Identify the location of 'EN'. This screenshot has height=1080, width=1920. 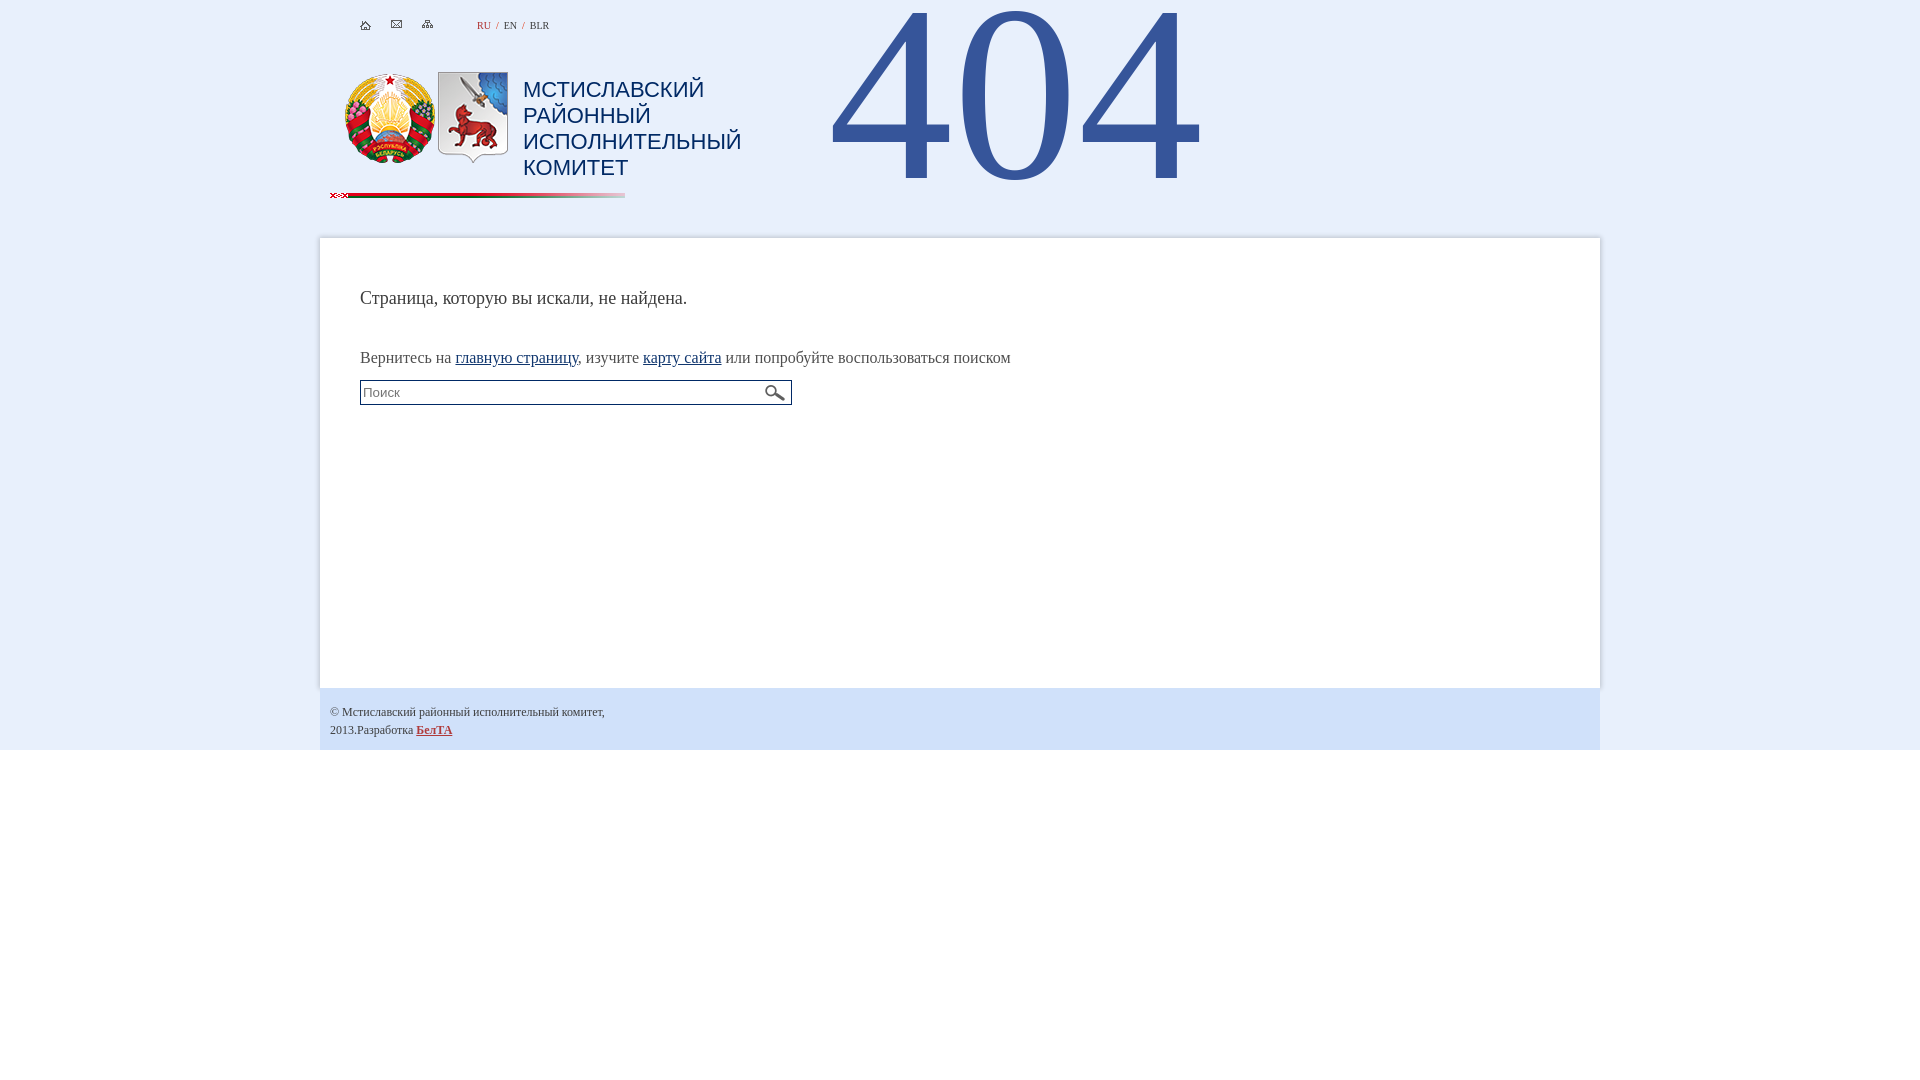
(510, 25).